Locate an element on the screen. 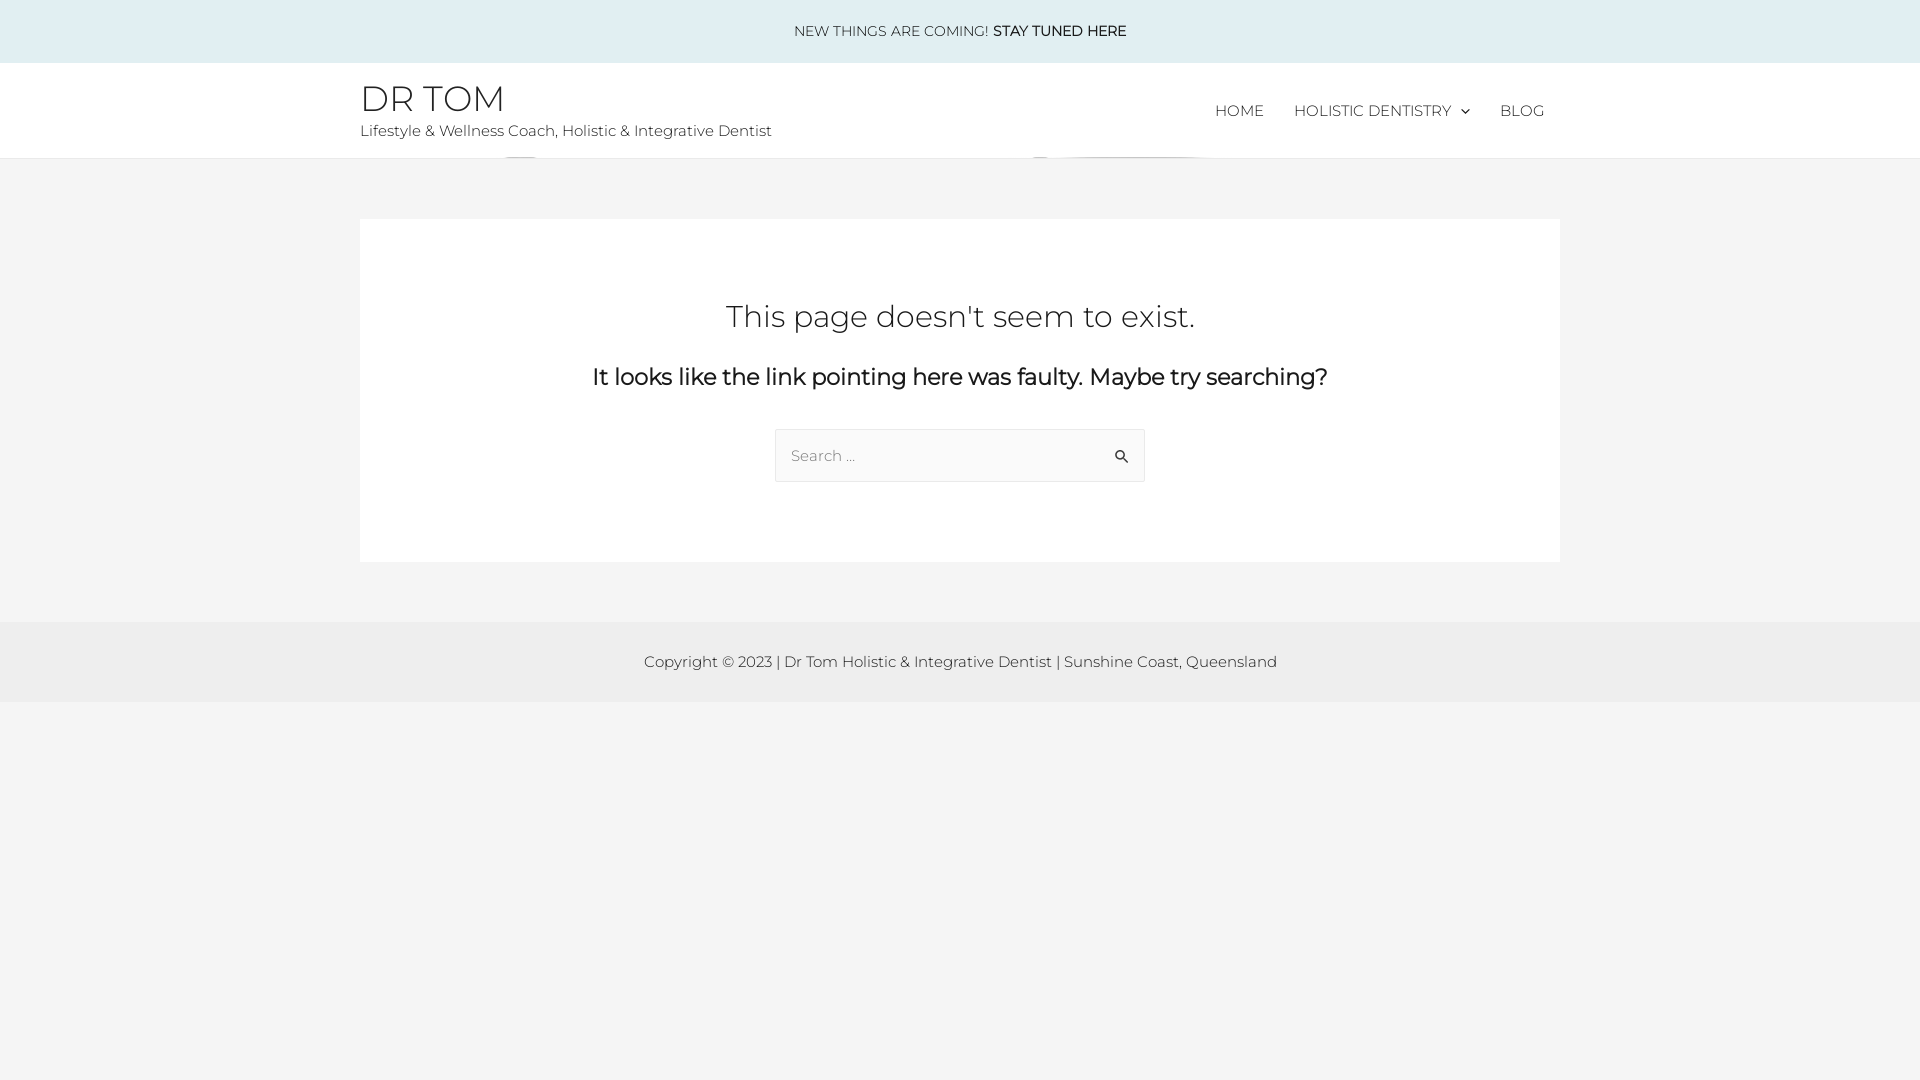 Image resolution: width=1920 pixels, height=1080 pixels. 'STAY TUNED HERE' is located at coordinates (993, 30).